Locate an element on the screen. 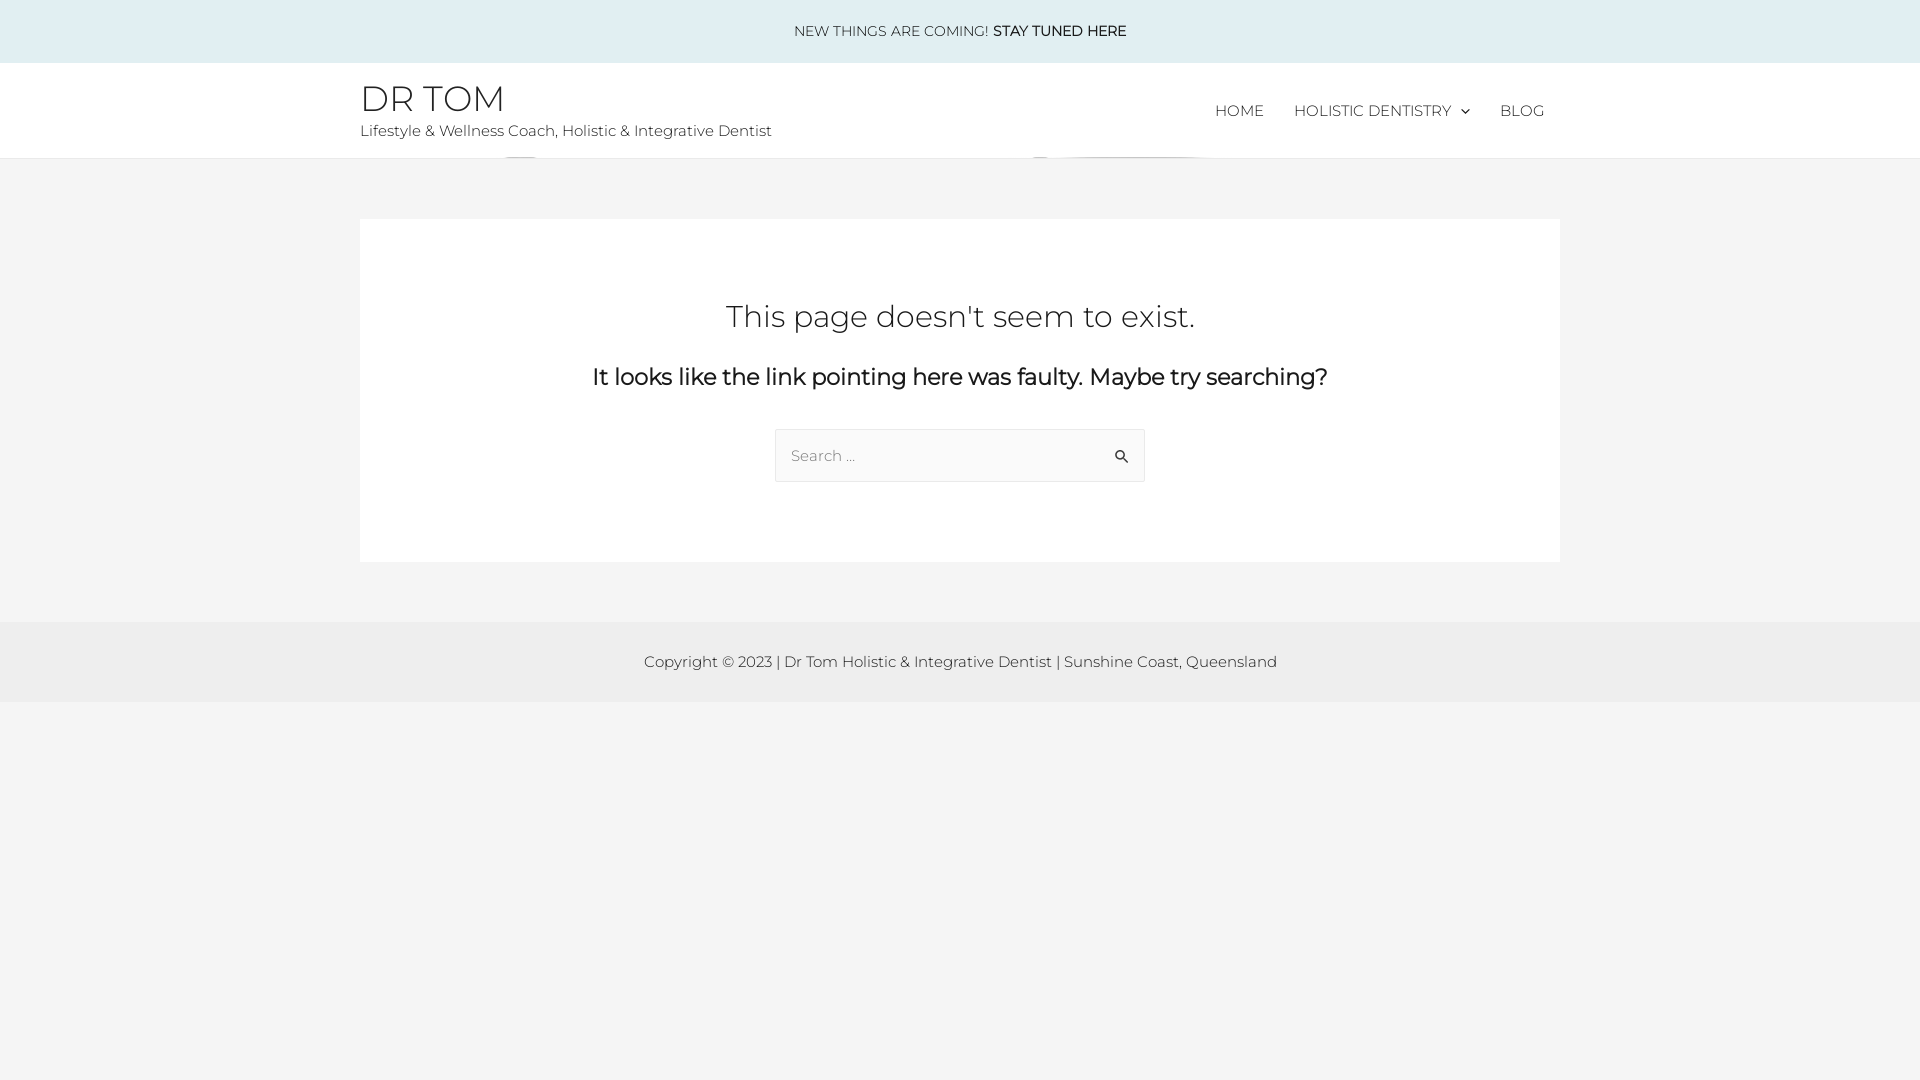 Image resolution: width=1920 pixels, height=1080 pixels. 'STAY TUNED HERE' is located at coordinates (993, 30).